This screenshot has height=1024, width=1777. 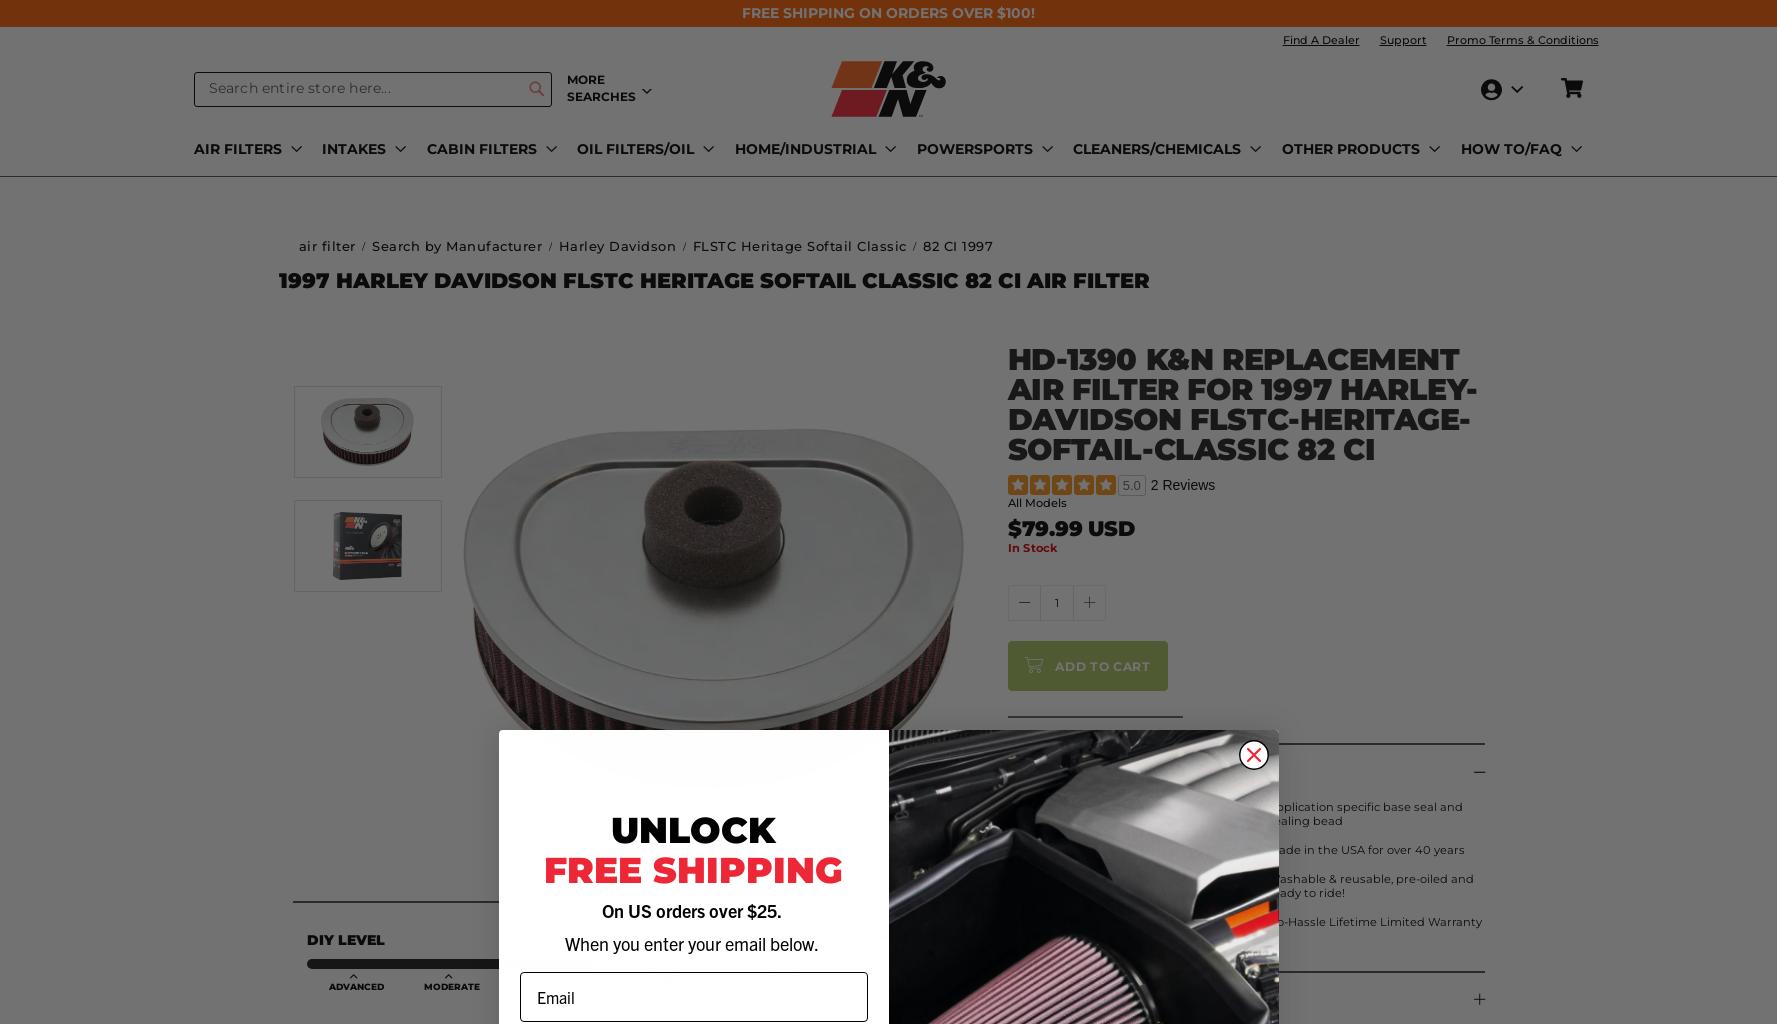 I want to click on '$79.99', so click(x=1044, y=528).